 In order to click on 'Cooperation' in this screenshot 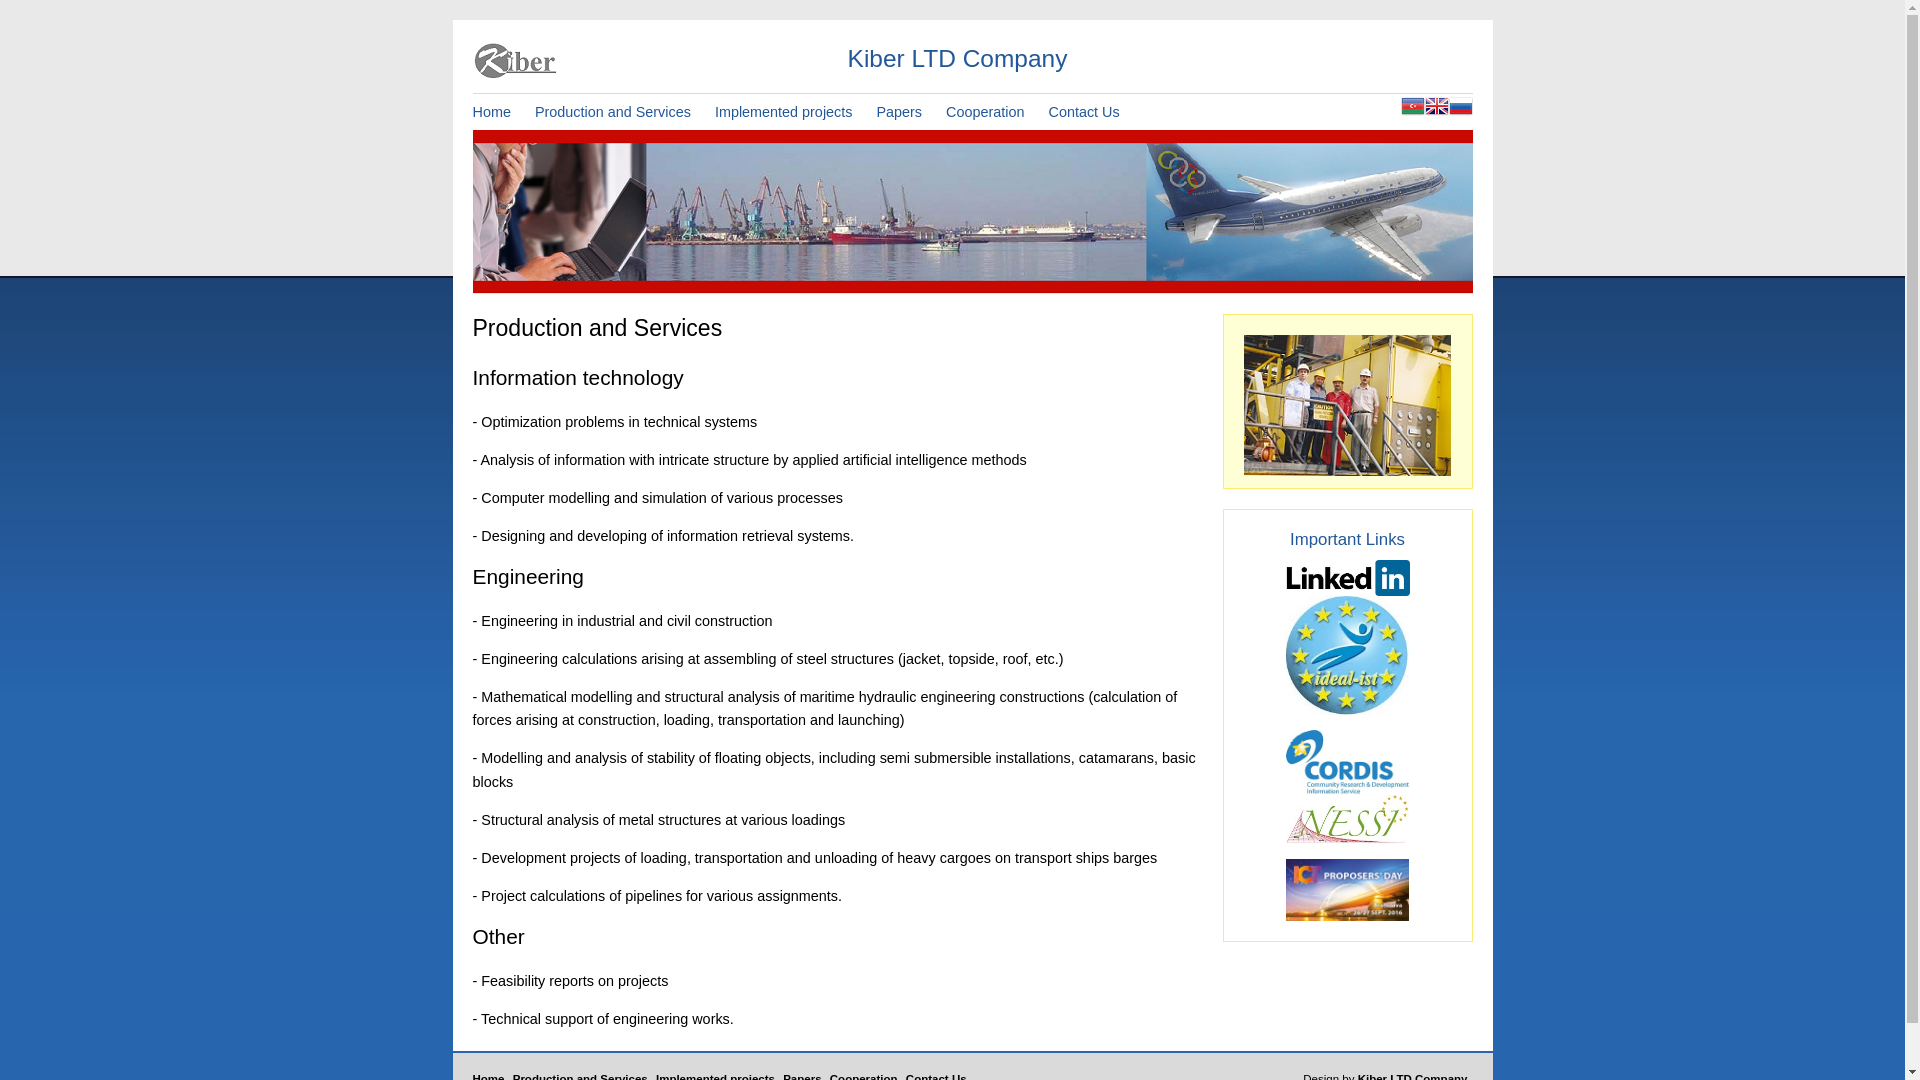, I will do `click(994, 111)`.